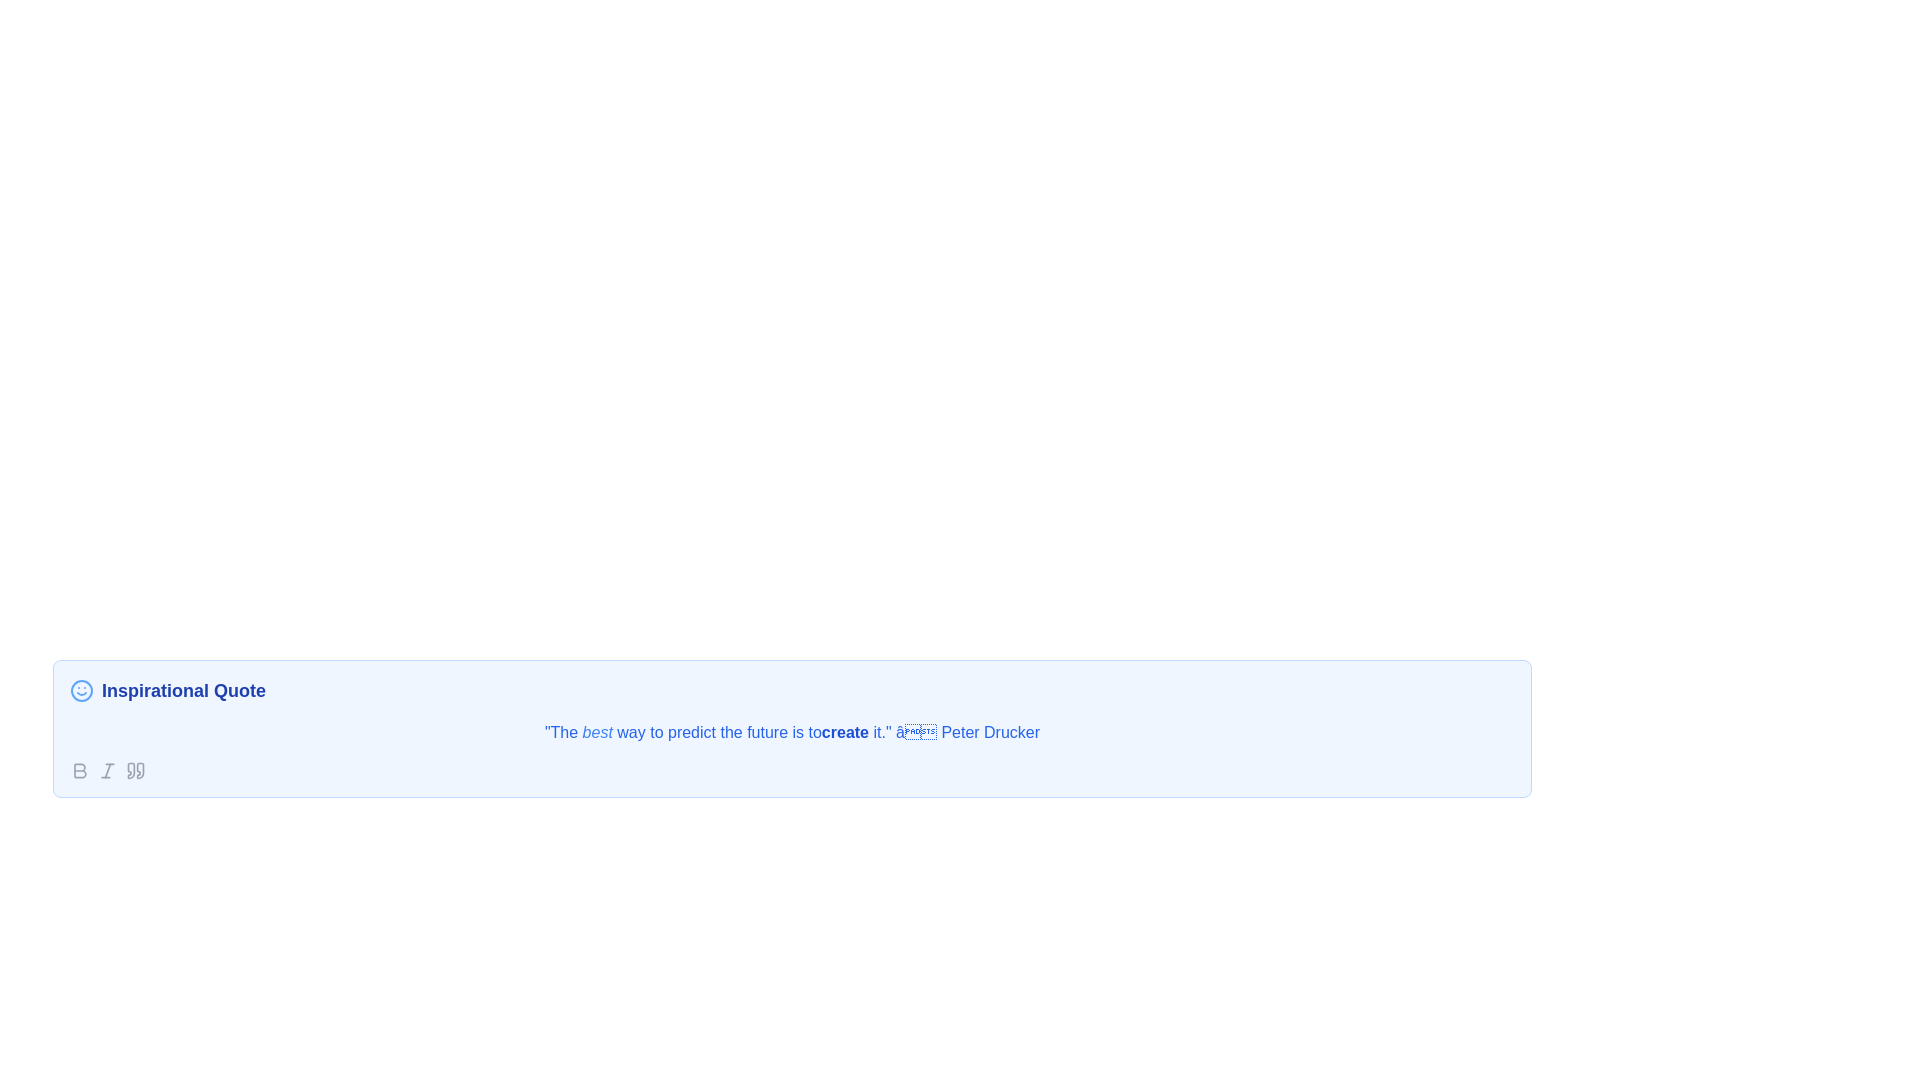 Image resolution: width=1920 pixels, height=1080 pixels. I want to click on the bold blue text label displaying 'Inspirational Quote', which is the rightmost element in a horizontally-aligned group next to a smiling face icon, so click(183, 689).